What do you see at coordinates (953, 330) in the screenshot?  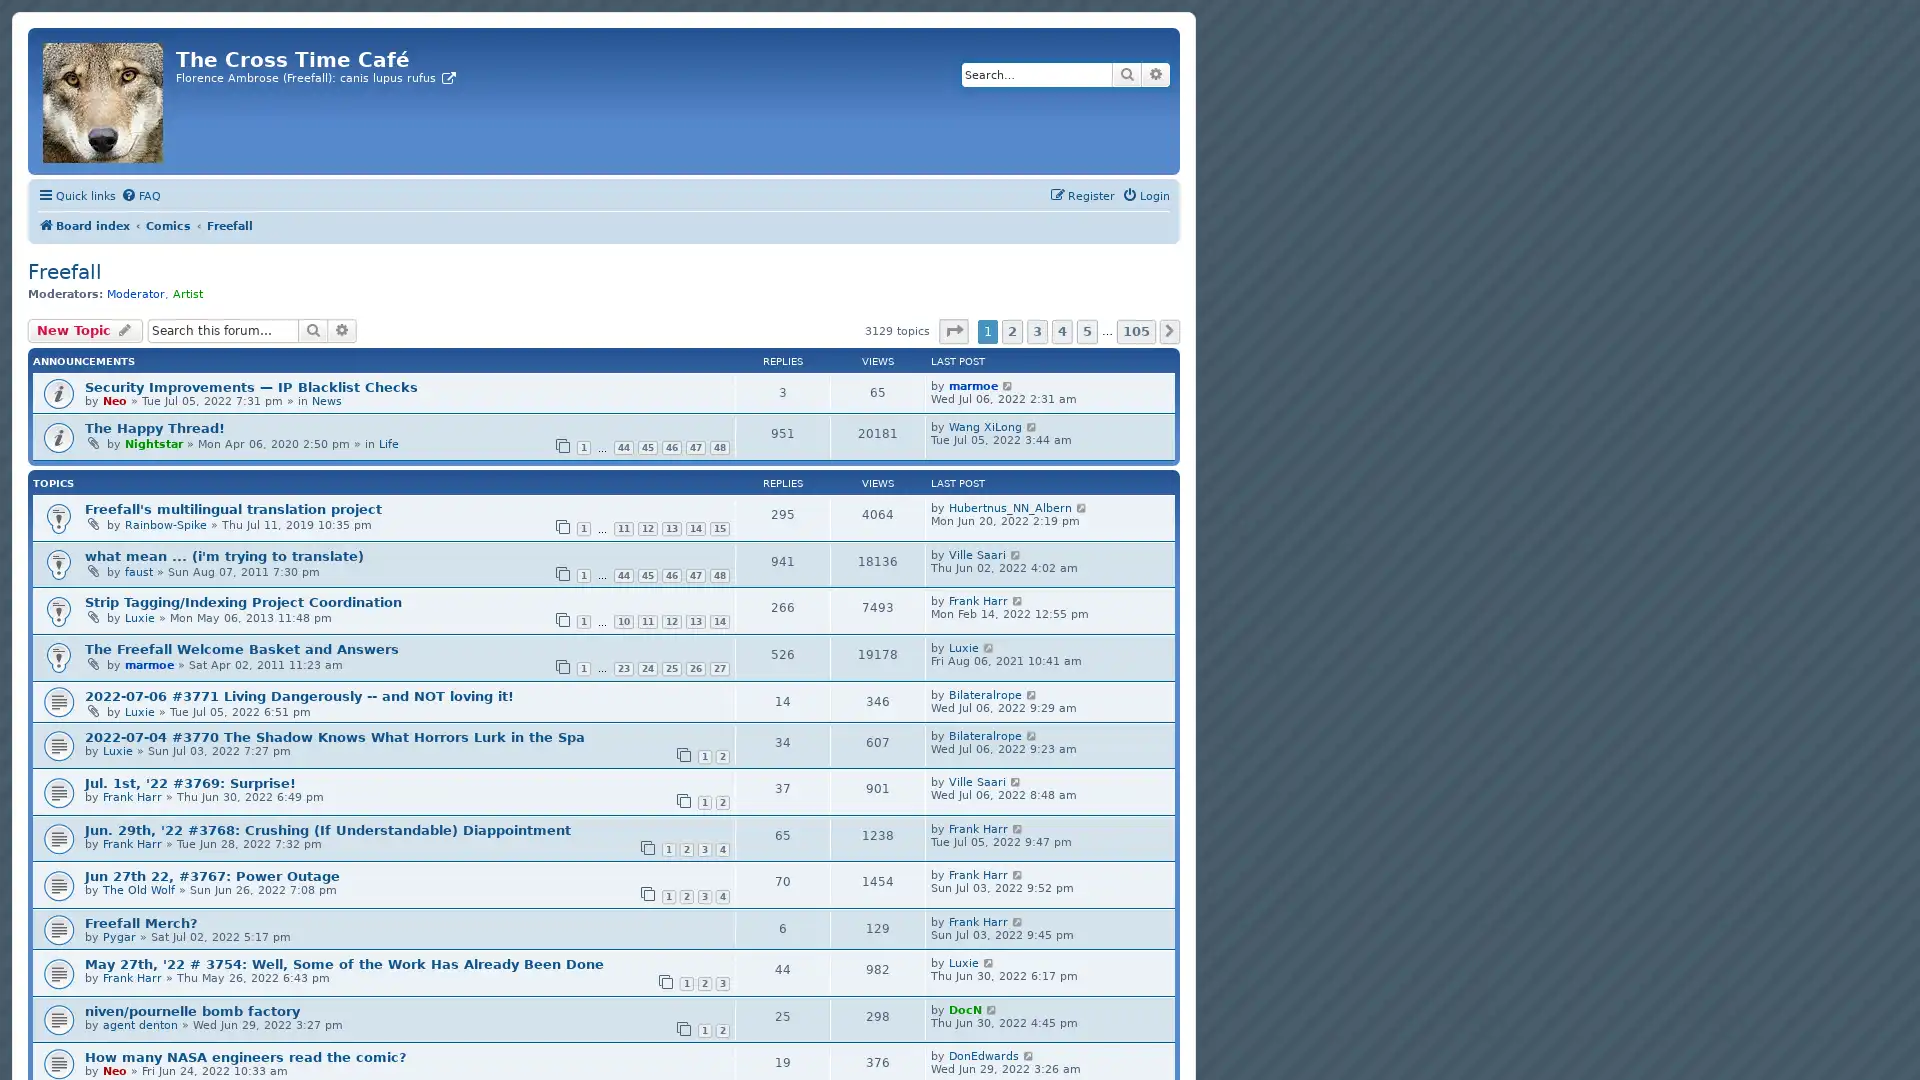 I see `Page 1 of 105` at bounding box center [953, 330].